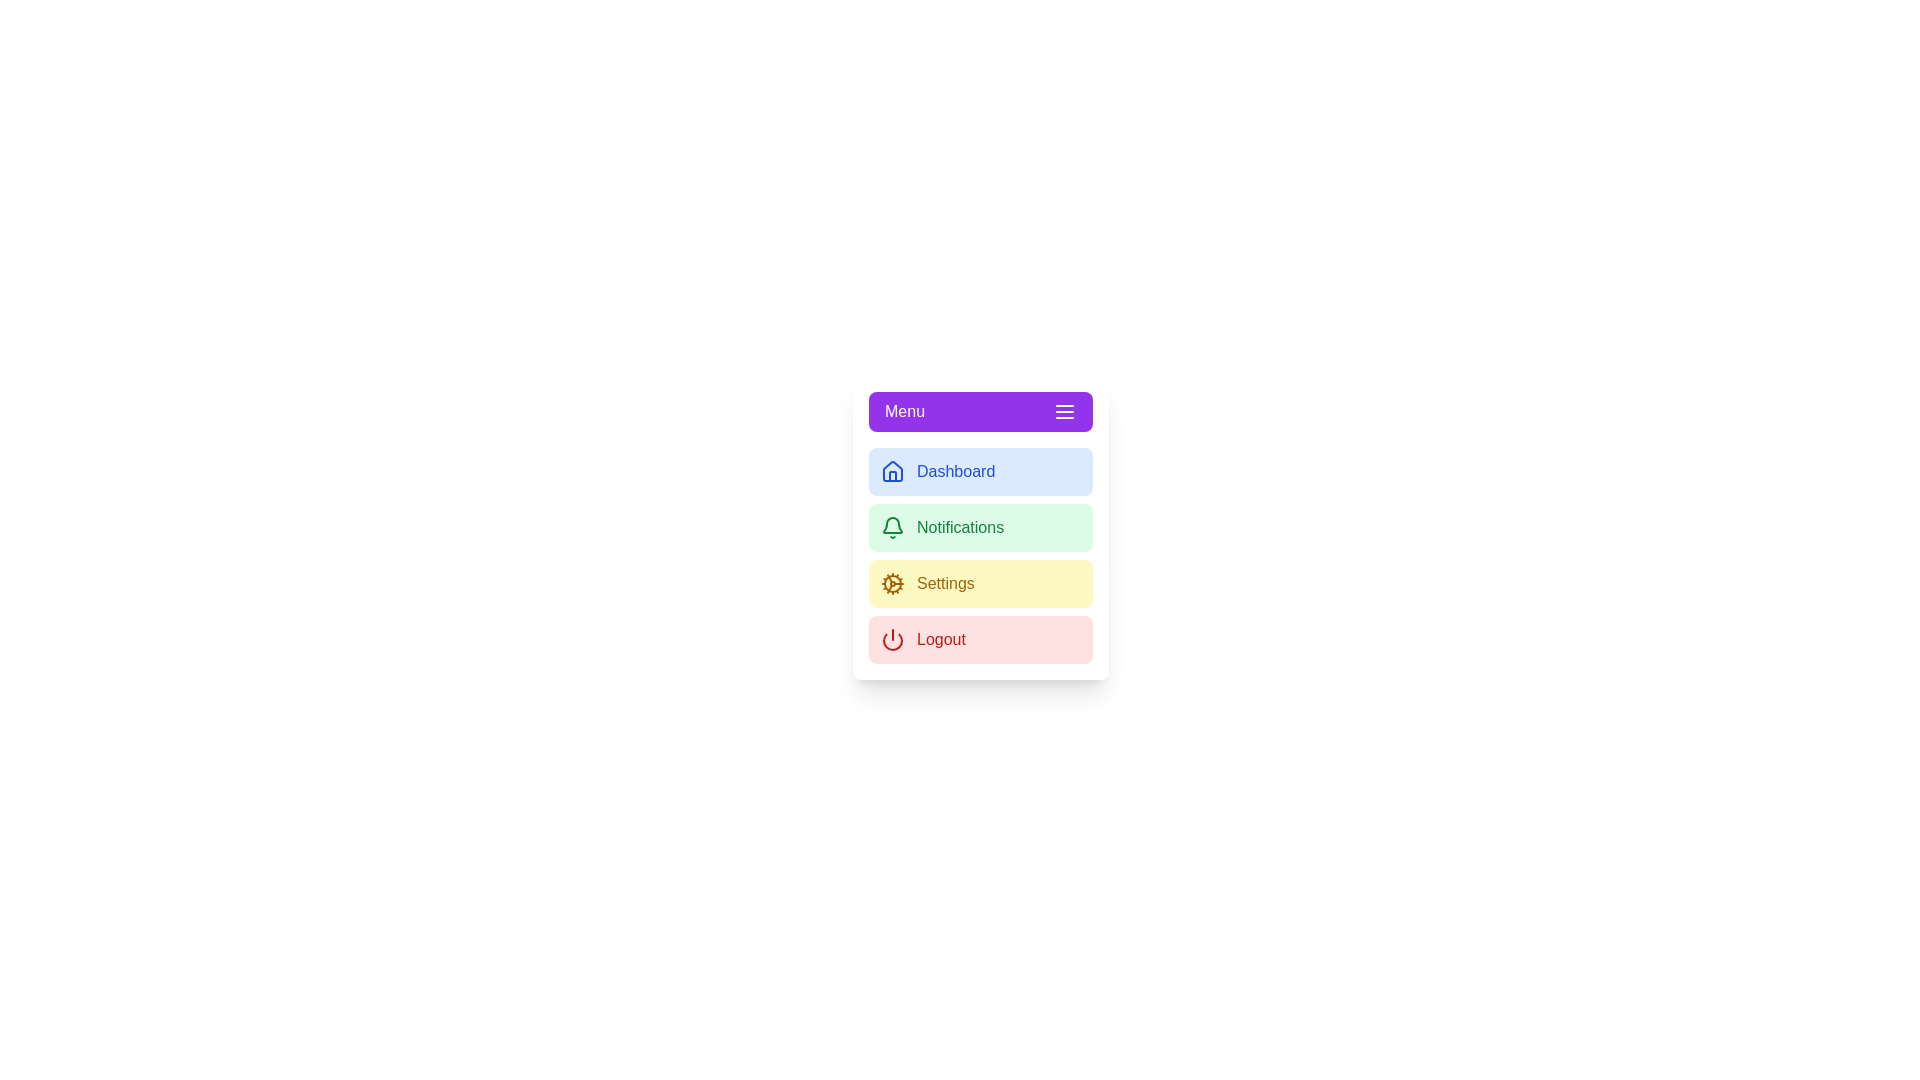 This screenshot has height=1080, width=1920. What do you see at coordinates (891, 527) in the screenshot?
I see `the icon of the menu item Notifications to inspect it` at bounding box center [891, 527].